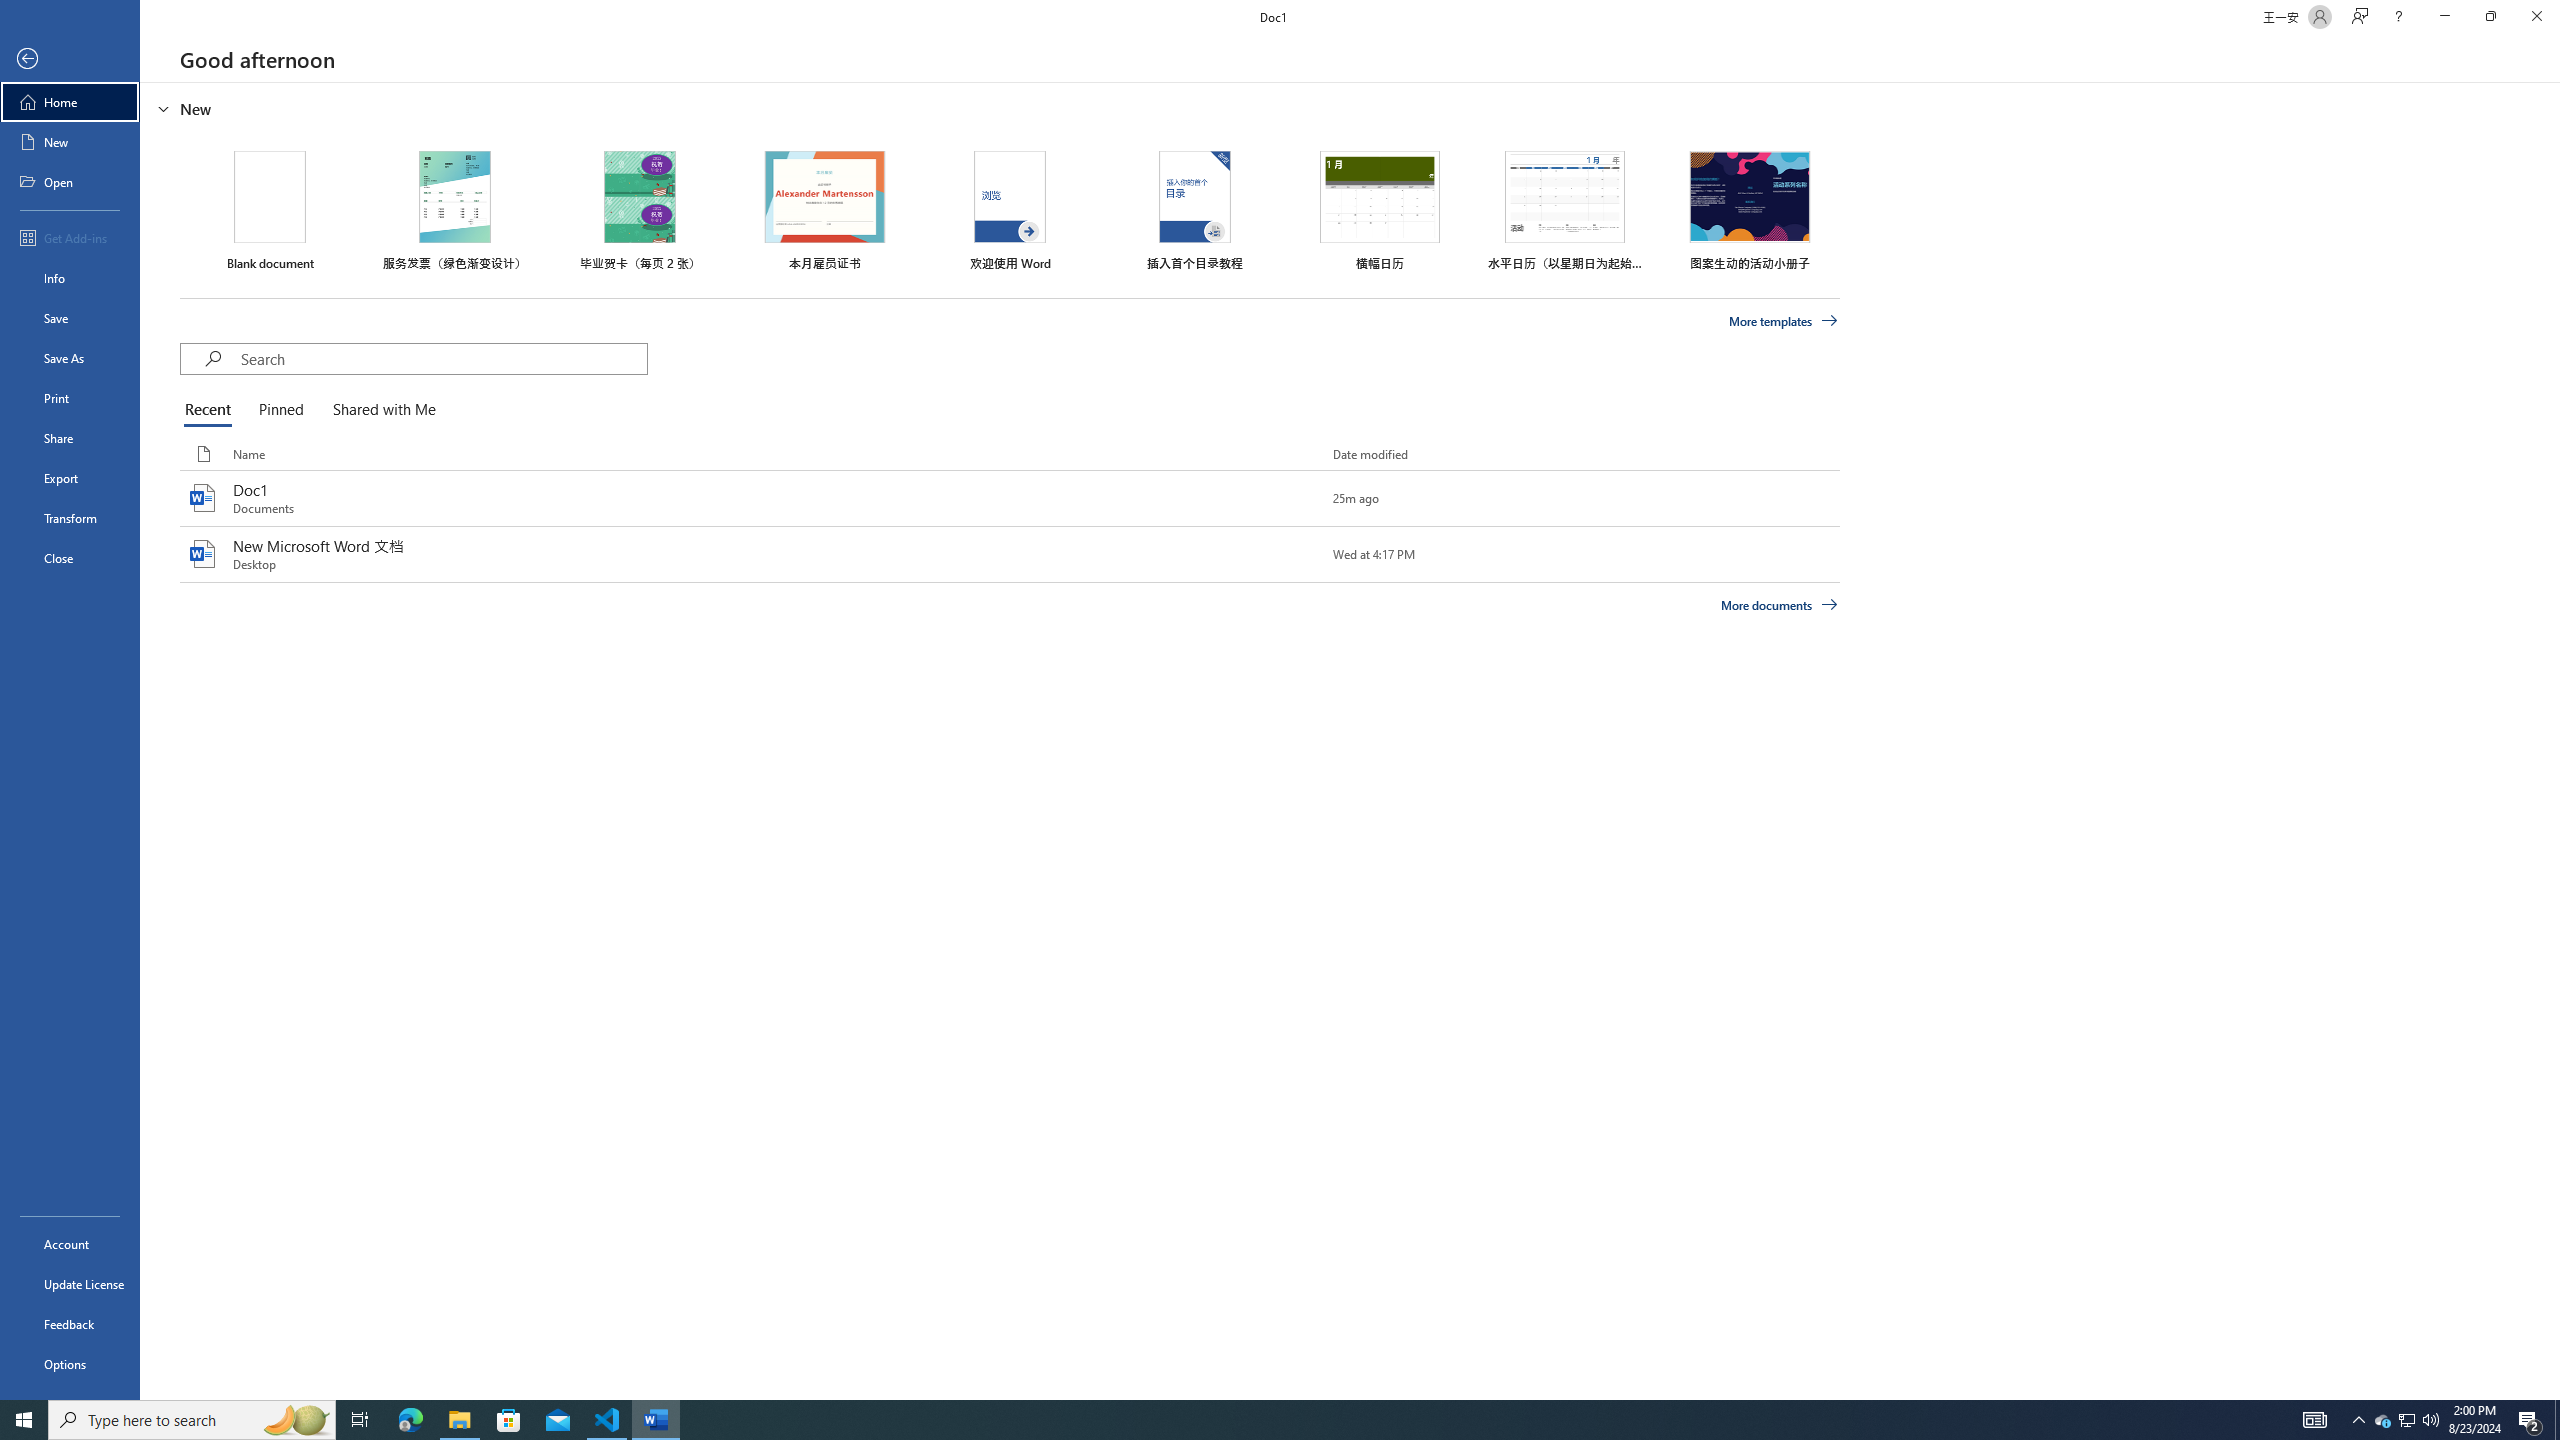  Describe the element at coordinates (69, 1244) in the screenshot. I see `'Account'` at that location.